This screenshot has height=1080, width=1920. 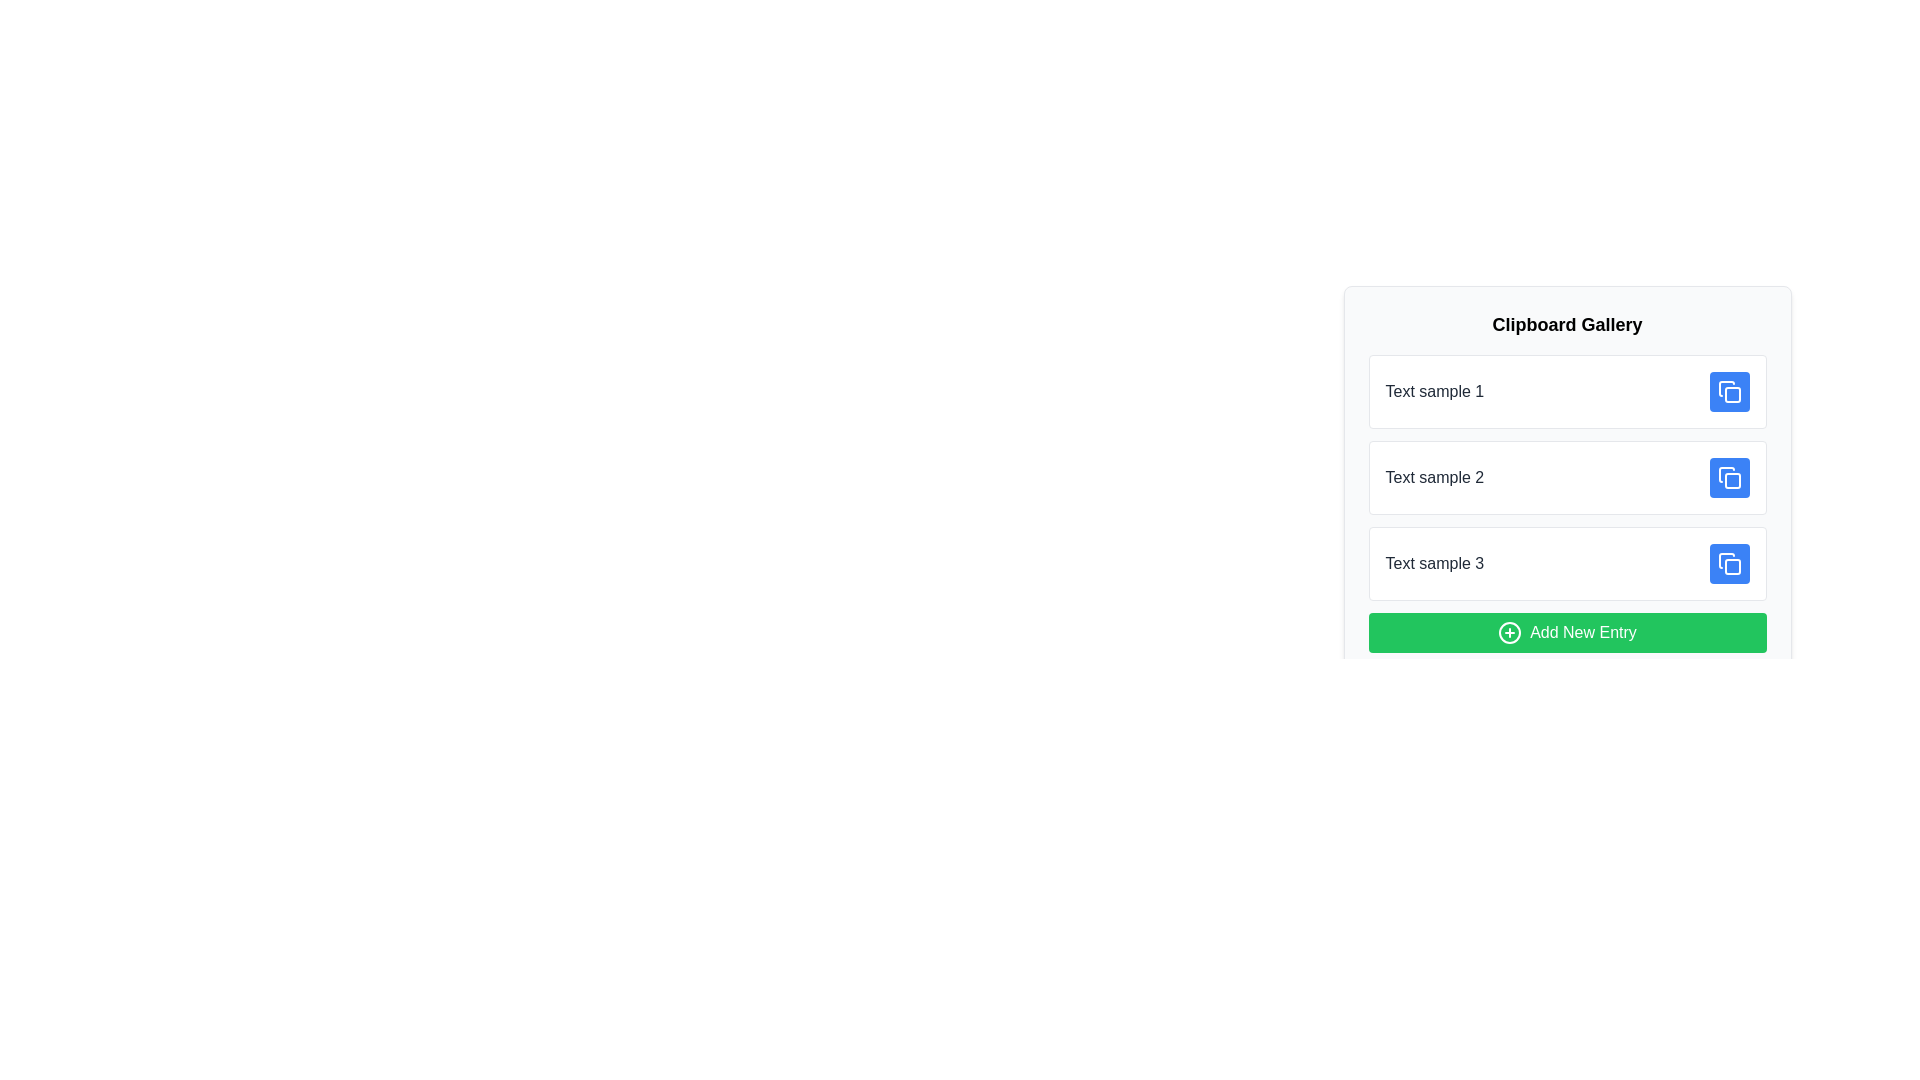 I want to click on the rounded blue button with an icon of overlapping squares, located to the far-right of the row associated with 'Text sample 1', so click(x=1728, y=392).